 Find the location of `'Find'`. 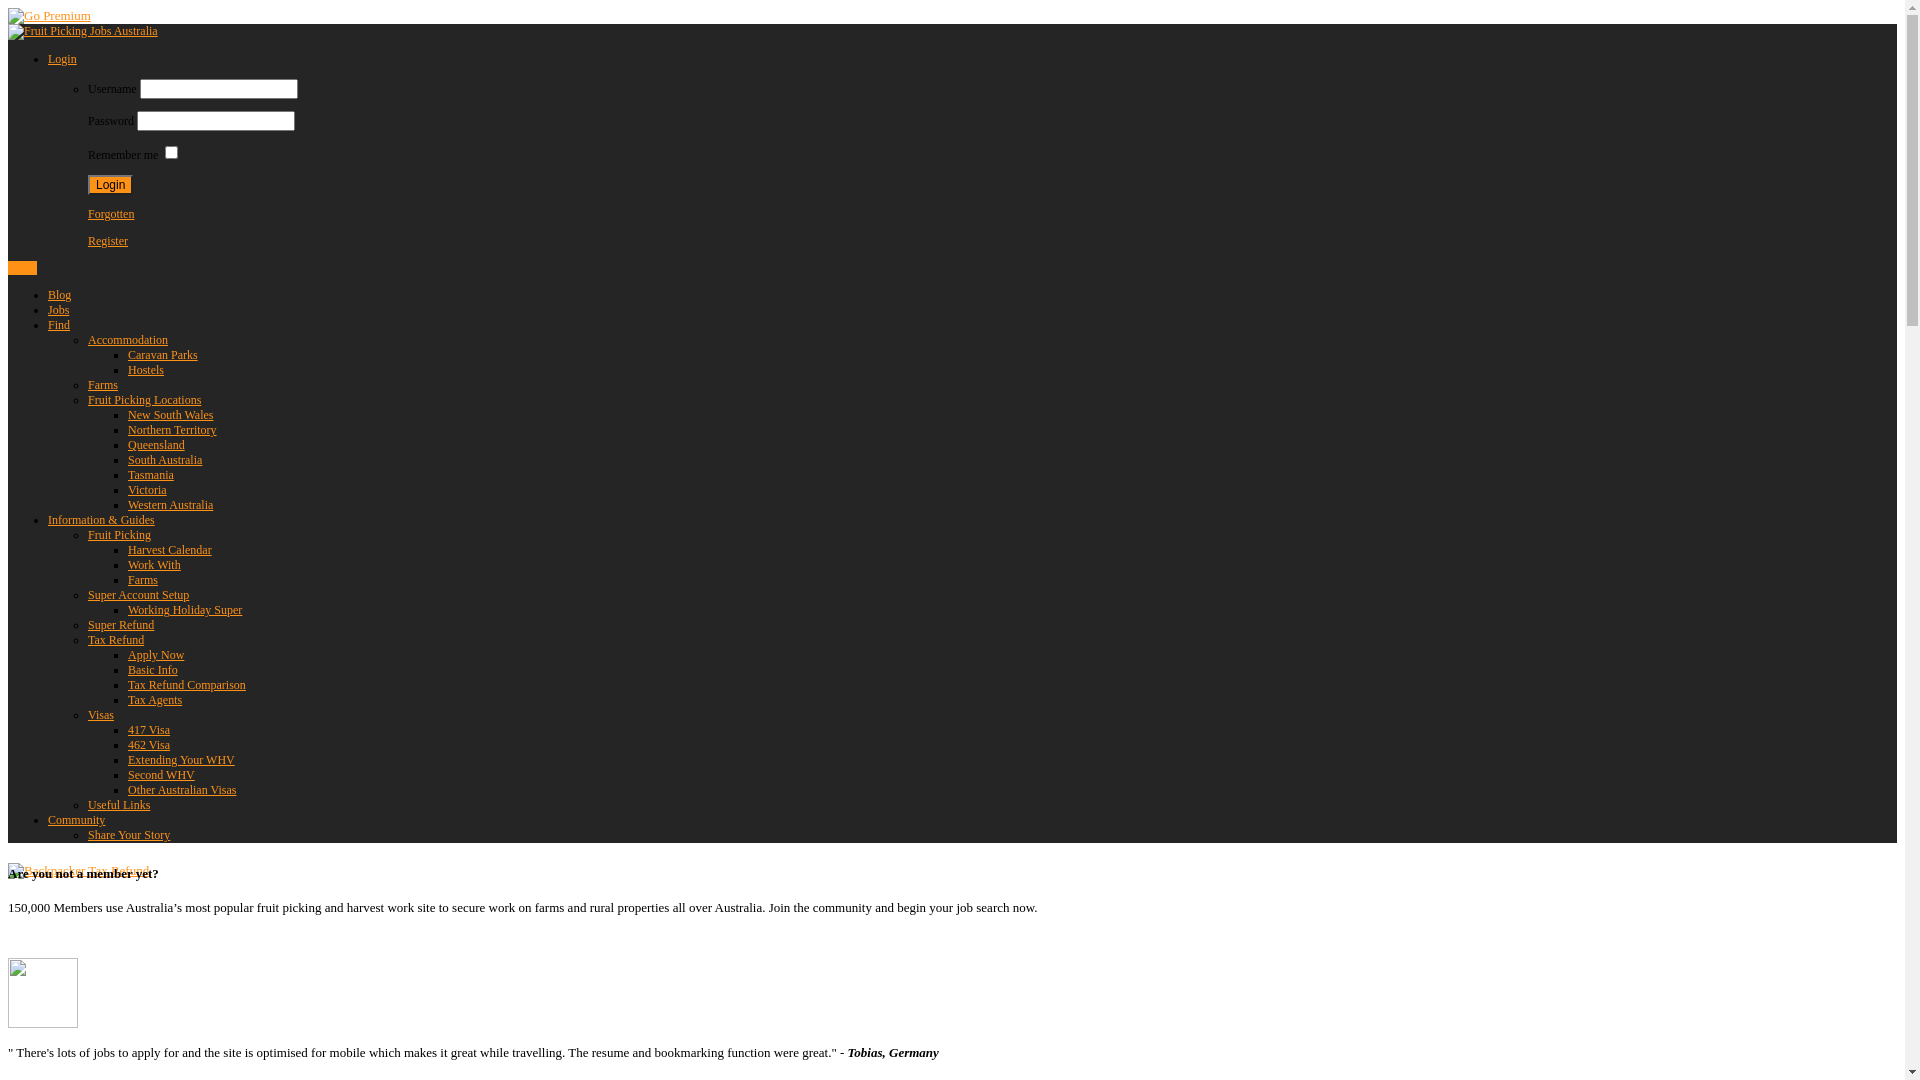

'Find' is located at coordinates (58, 323).